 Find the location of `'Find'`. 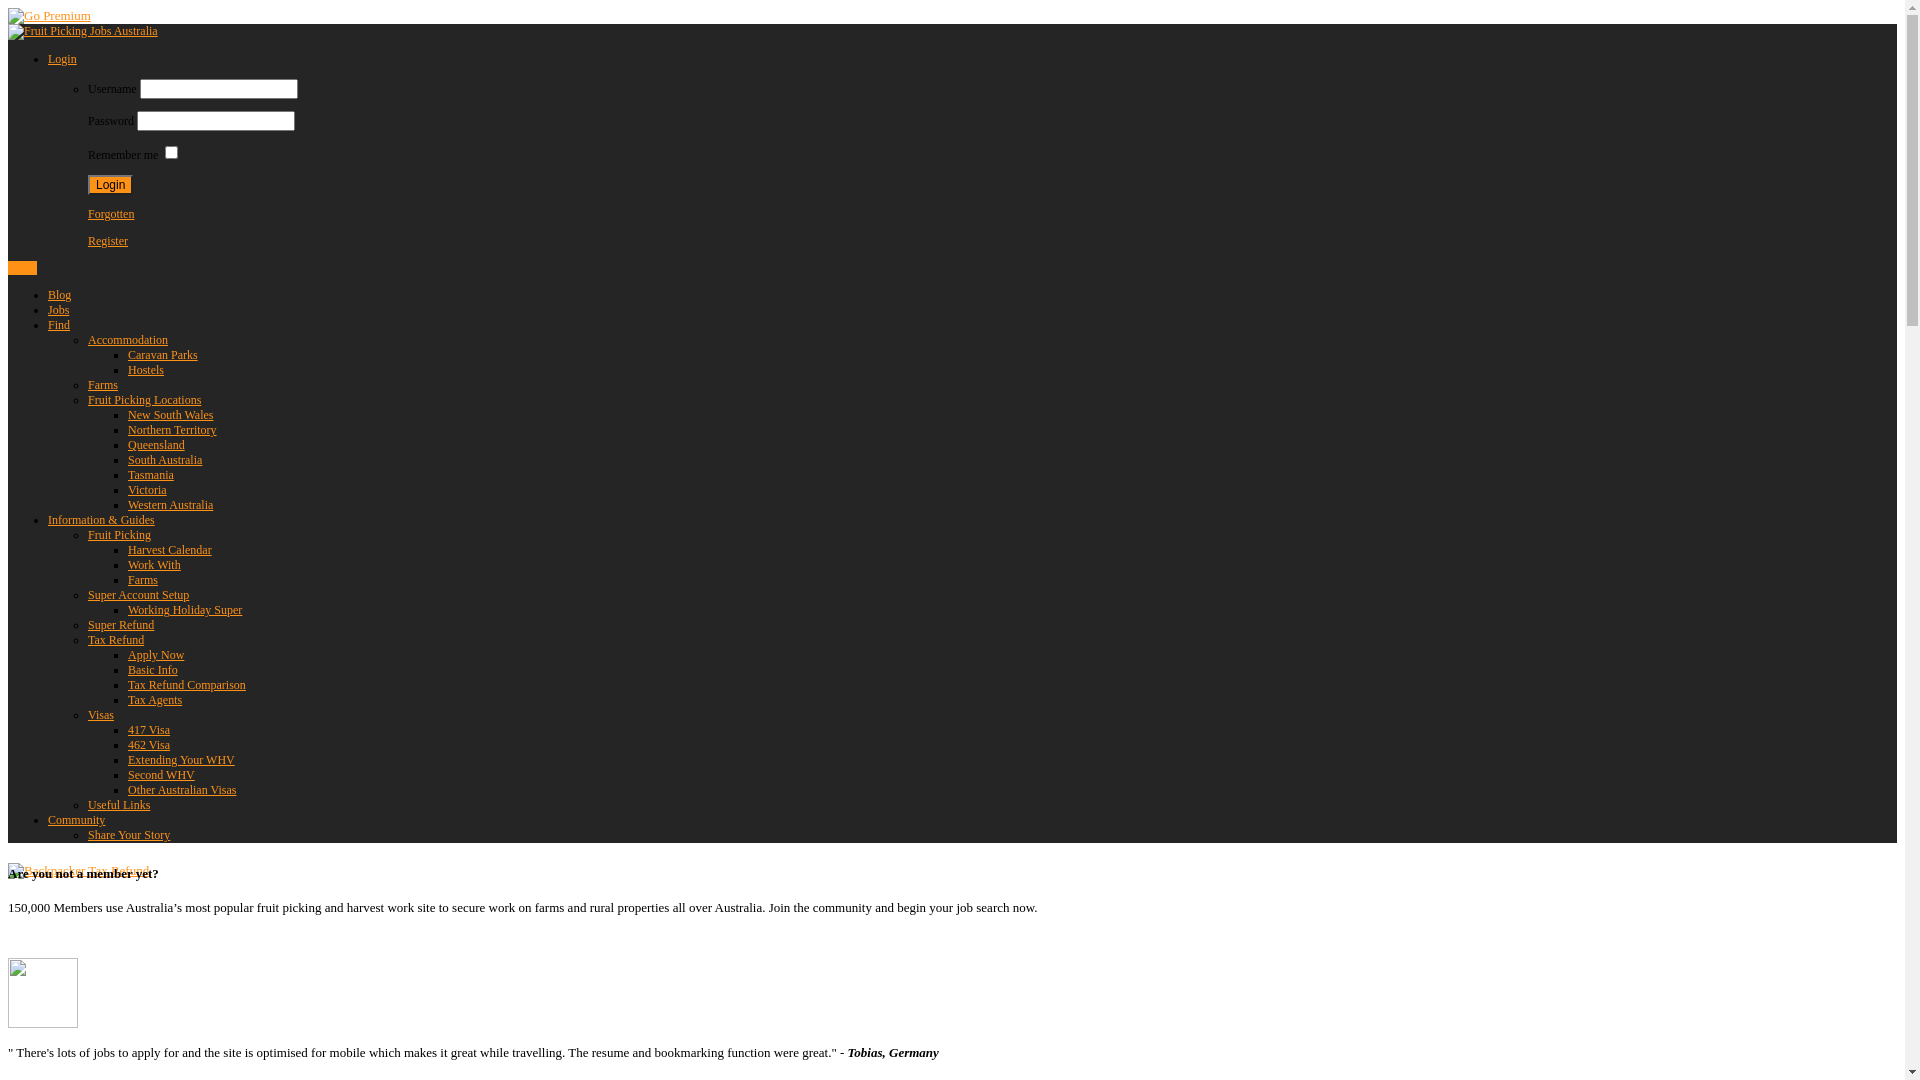

'Find' is located at coordinates (58, 323).